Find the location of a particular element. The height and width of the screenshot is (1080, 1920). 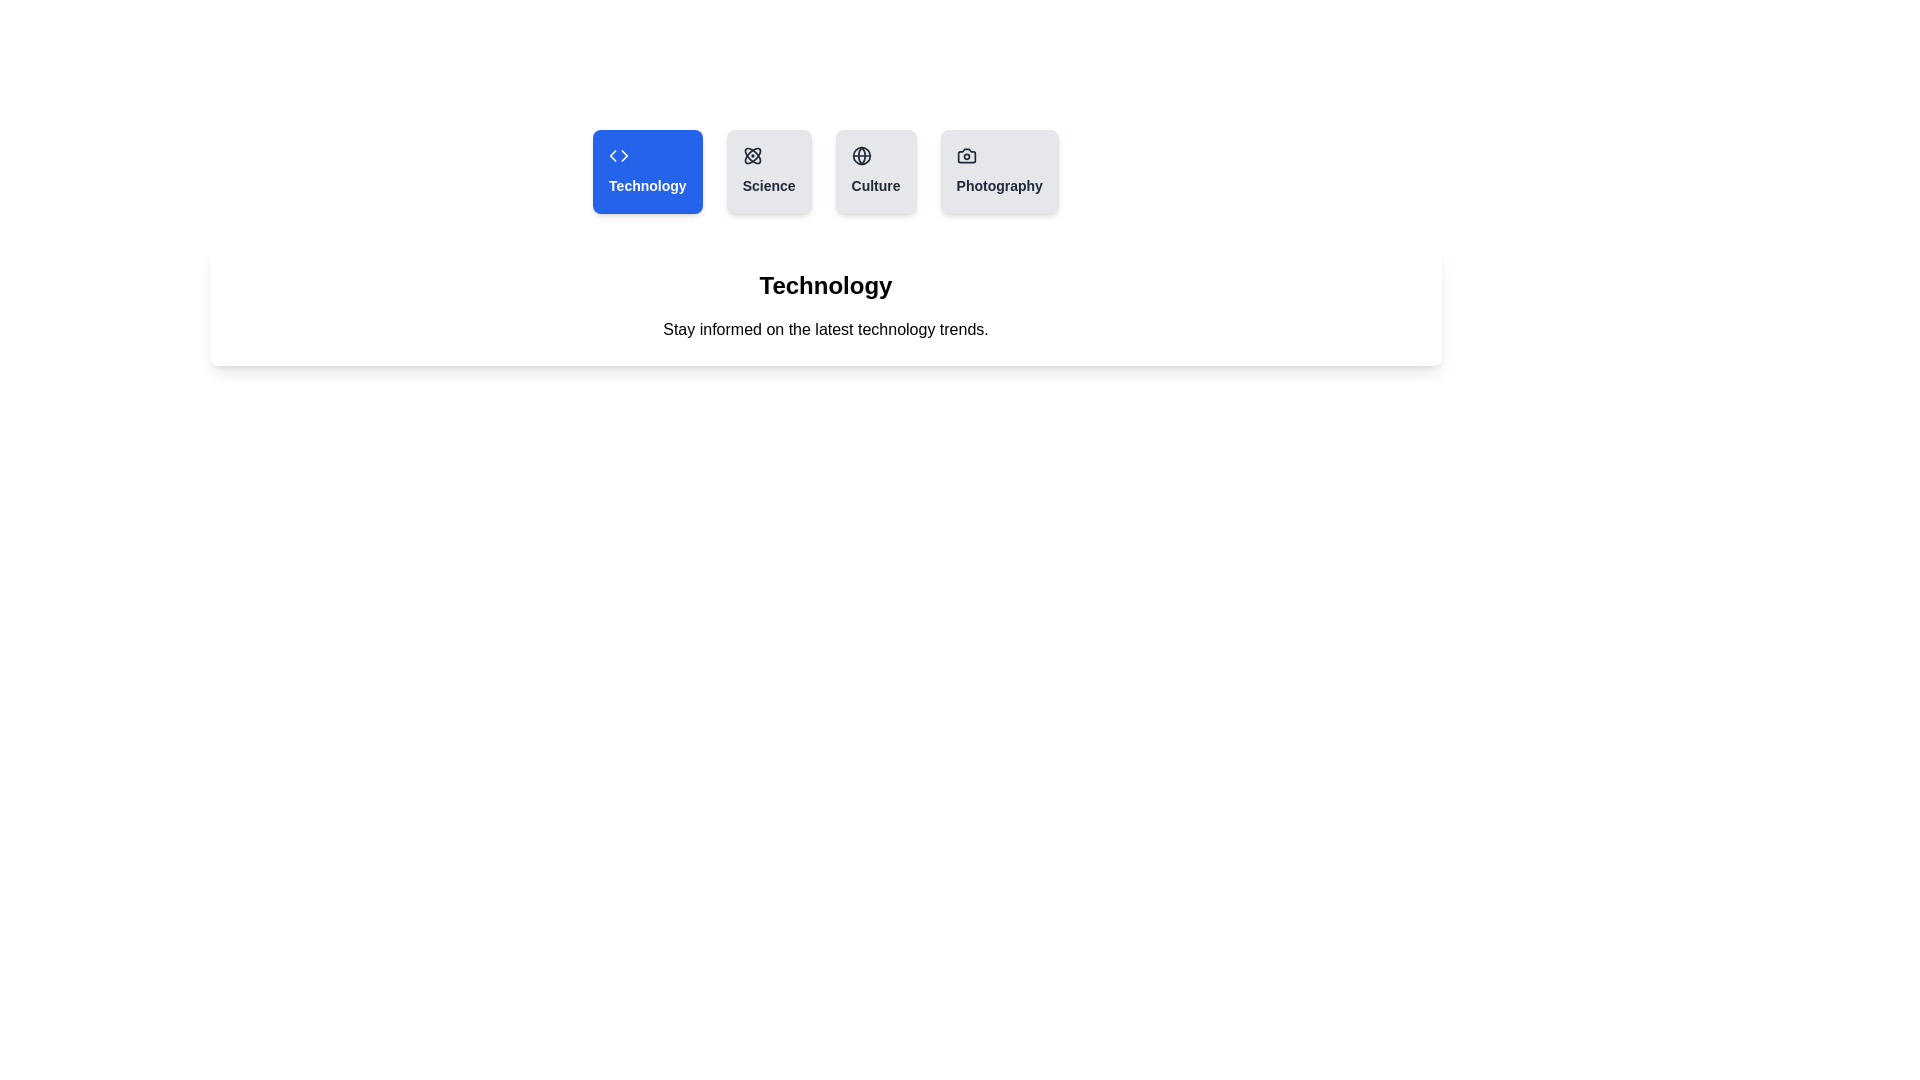

the tab labeled Technology to select it is located at coordinates (647, 171).